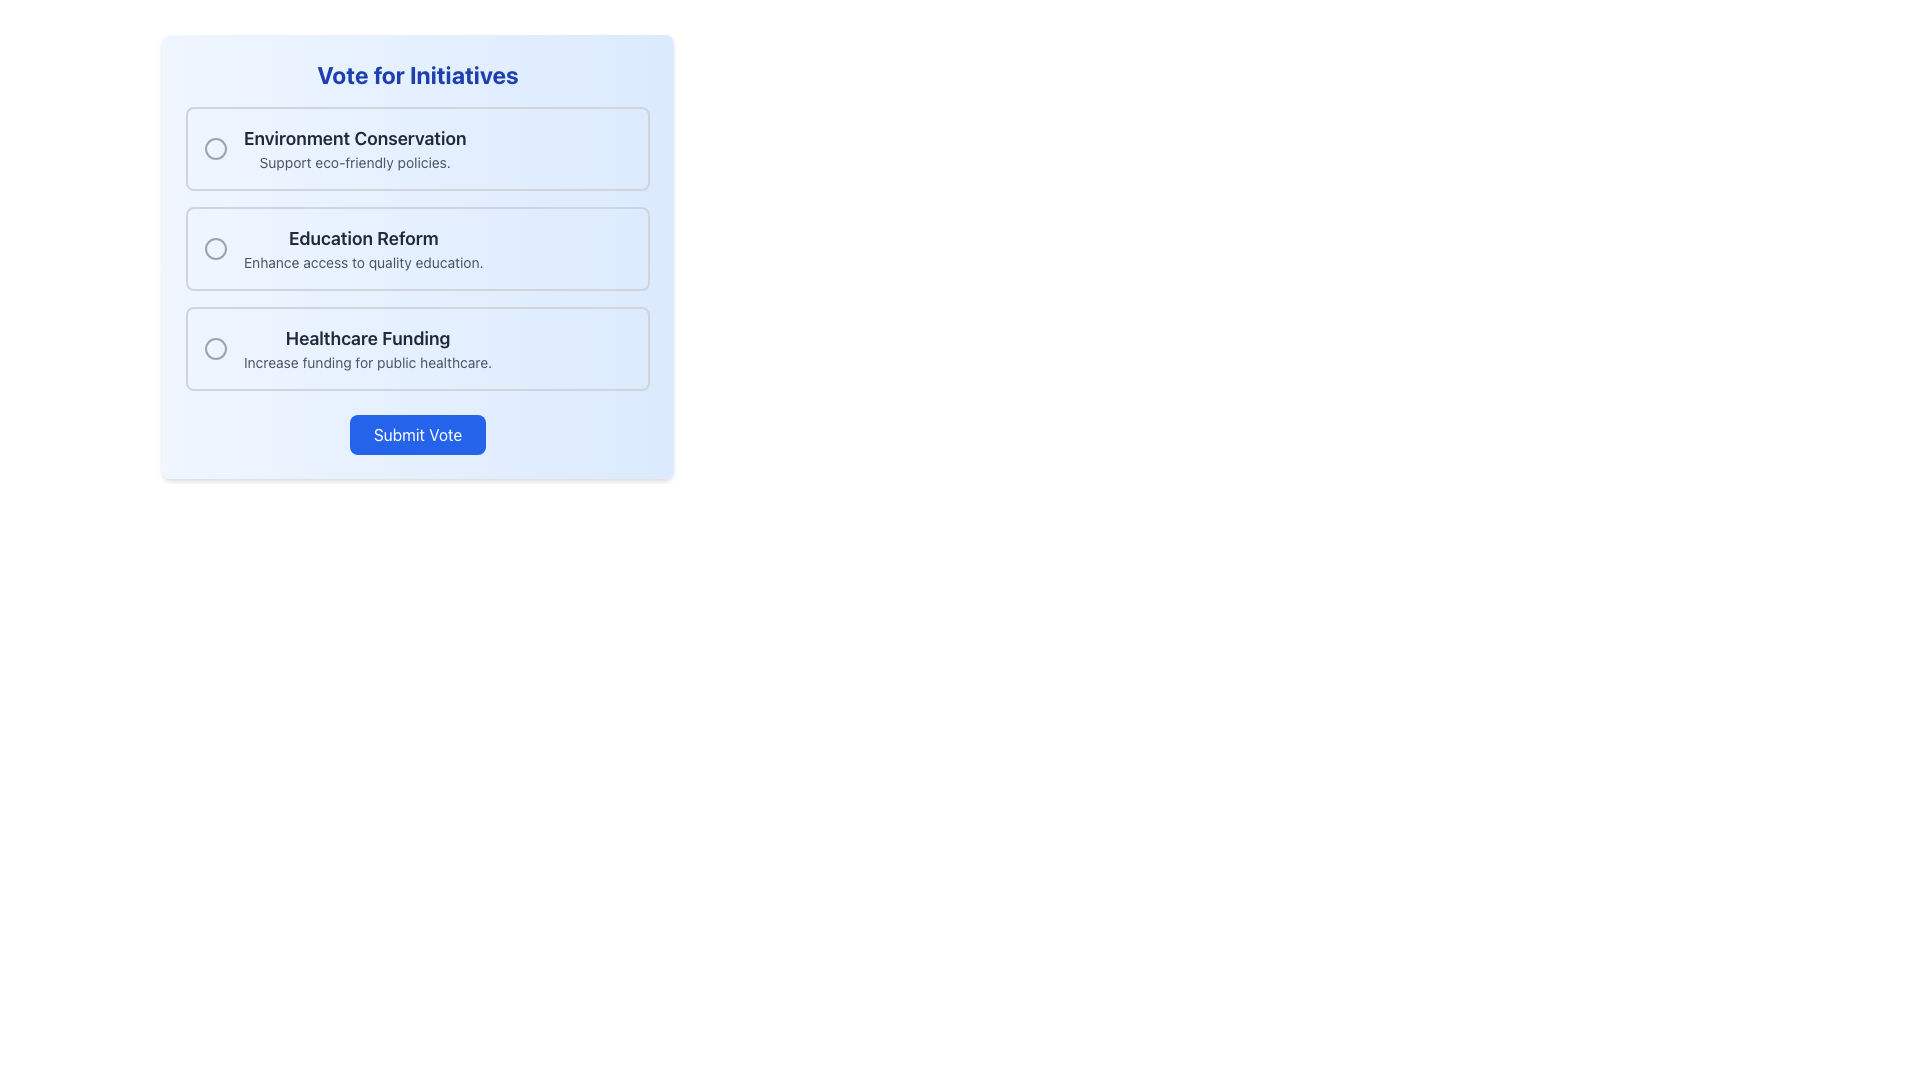 Image resolution: width=1920 pixels, height=1080 pixels. What do you see at coordinates (368, 347) in the screenshot?
I see `the text element providing the title and explanation for the 'Healthcare Funding' initiative, located in the third item of the list, positioned between 'Education Reform' and the 'Submit Vote' button` at bounding box center [368, 347].